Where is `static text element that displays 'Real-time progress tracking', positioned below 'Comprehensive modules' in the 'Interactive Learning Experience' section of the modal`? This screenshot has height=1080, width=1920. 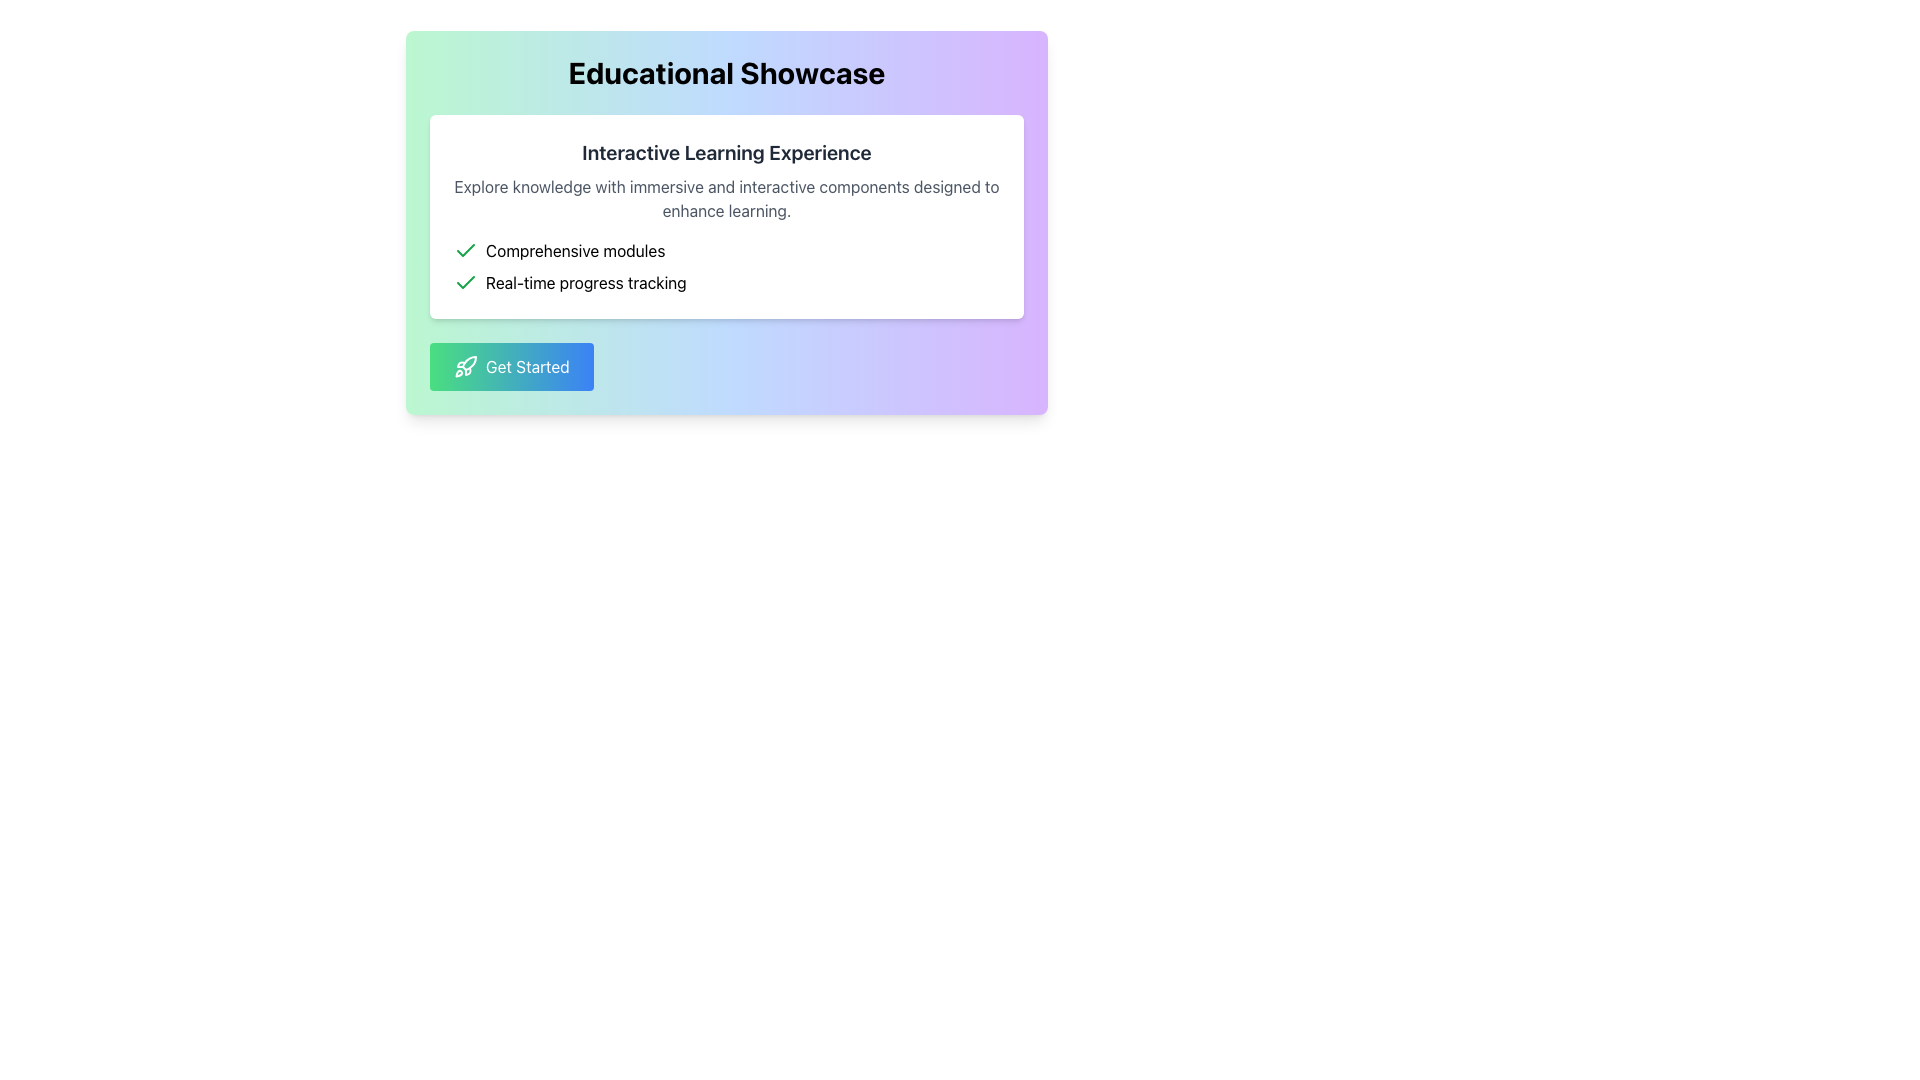
static text element that displays 'Real-time progress tracking', positioned below 'Comprehensive modules' in the 'Interactive Learning Experience' section of the modal is located at coordinates (585, 282).